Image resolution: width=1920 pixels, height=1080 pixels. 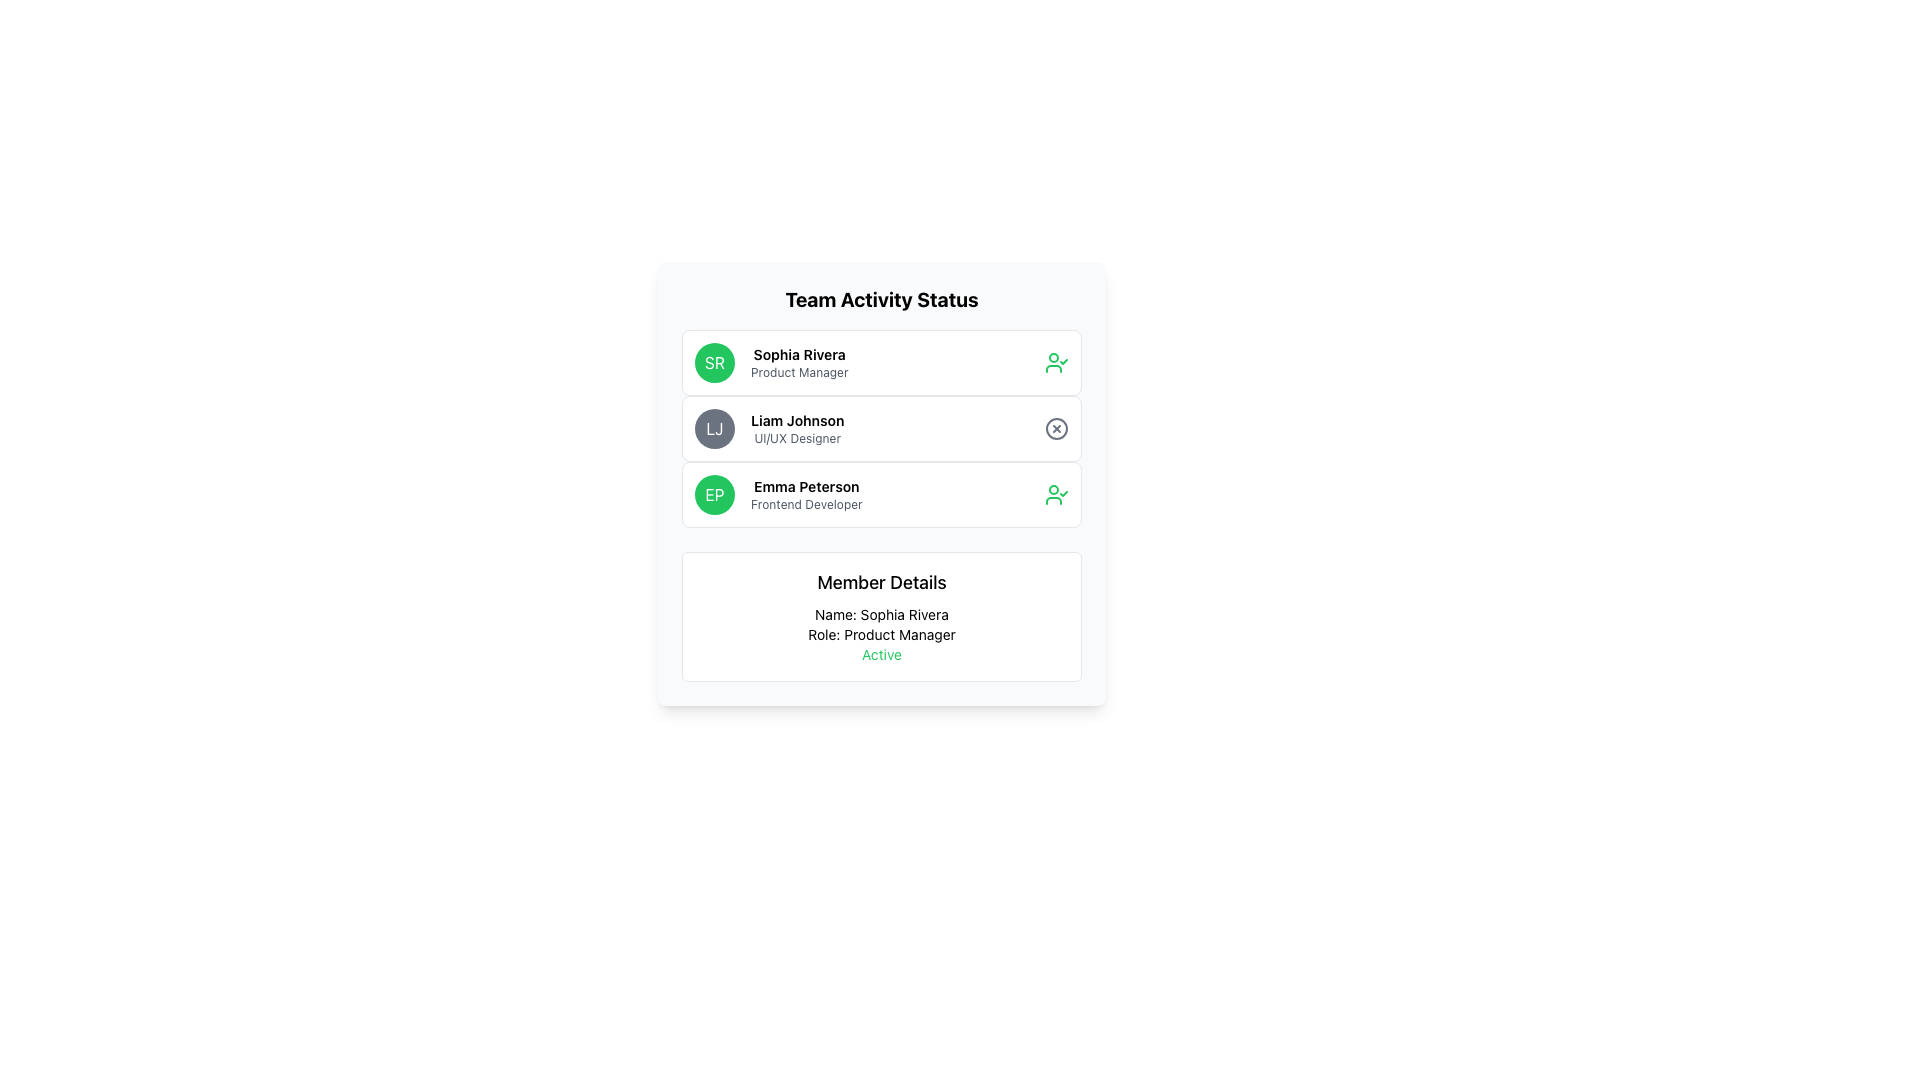 I want to click on the static text label displaying 'Sophia Rivera' which is positioned above the descriptor 'Product Manager' in the 'Team Activity Status' section, so click(x=798, y=353).